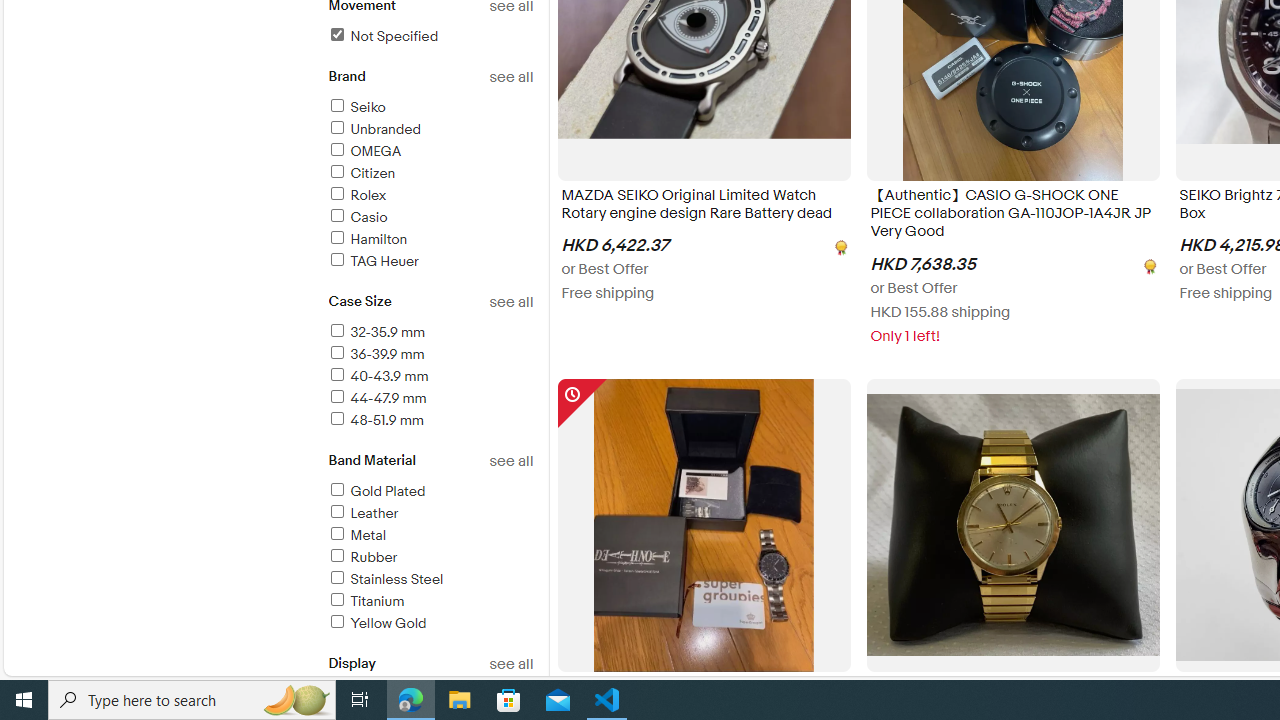  I want to click on 'Rubber', so click(362, 557).